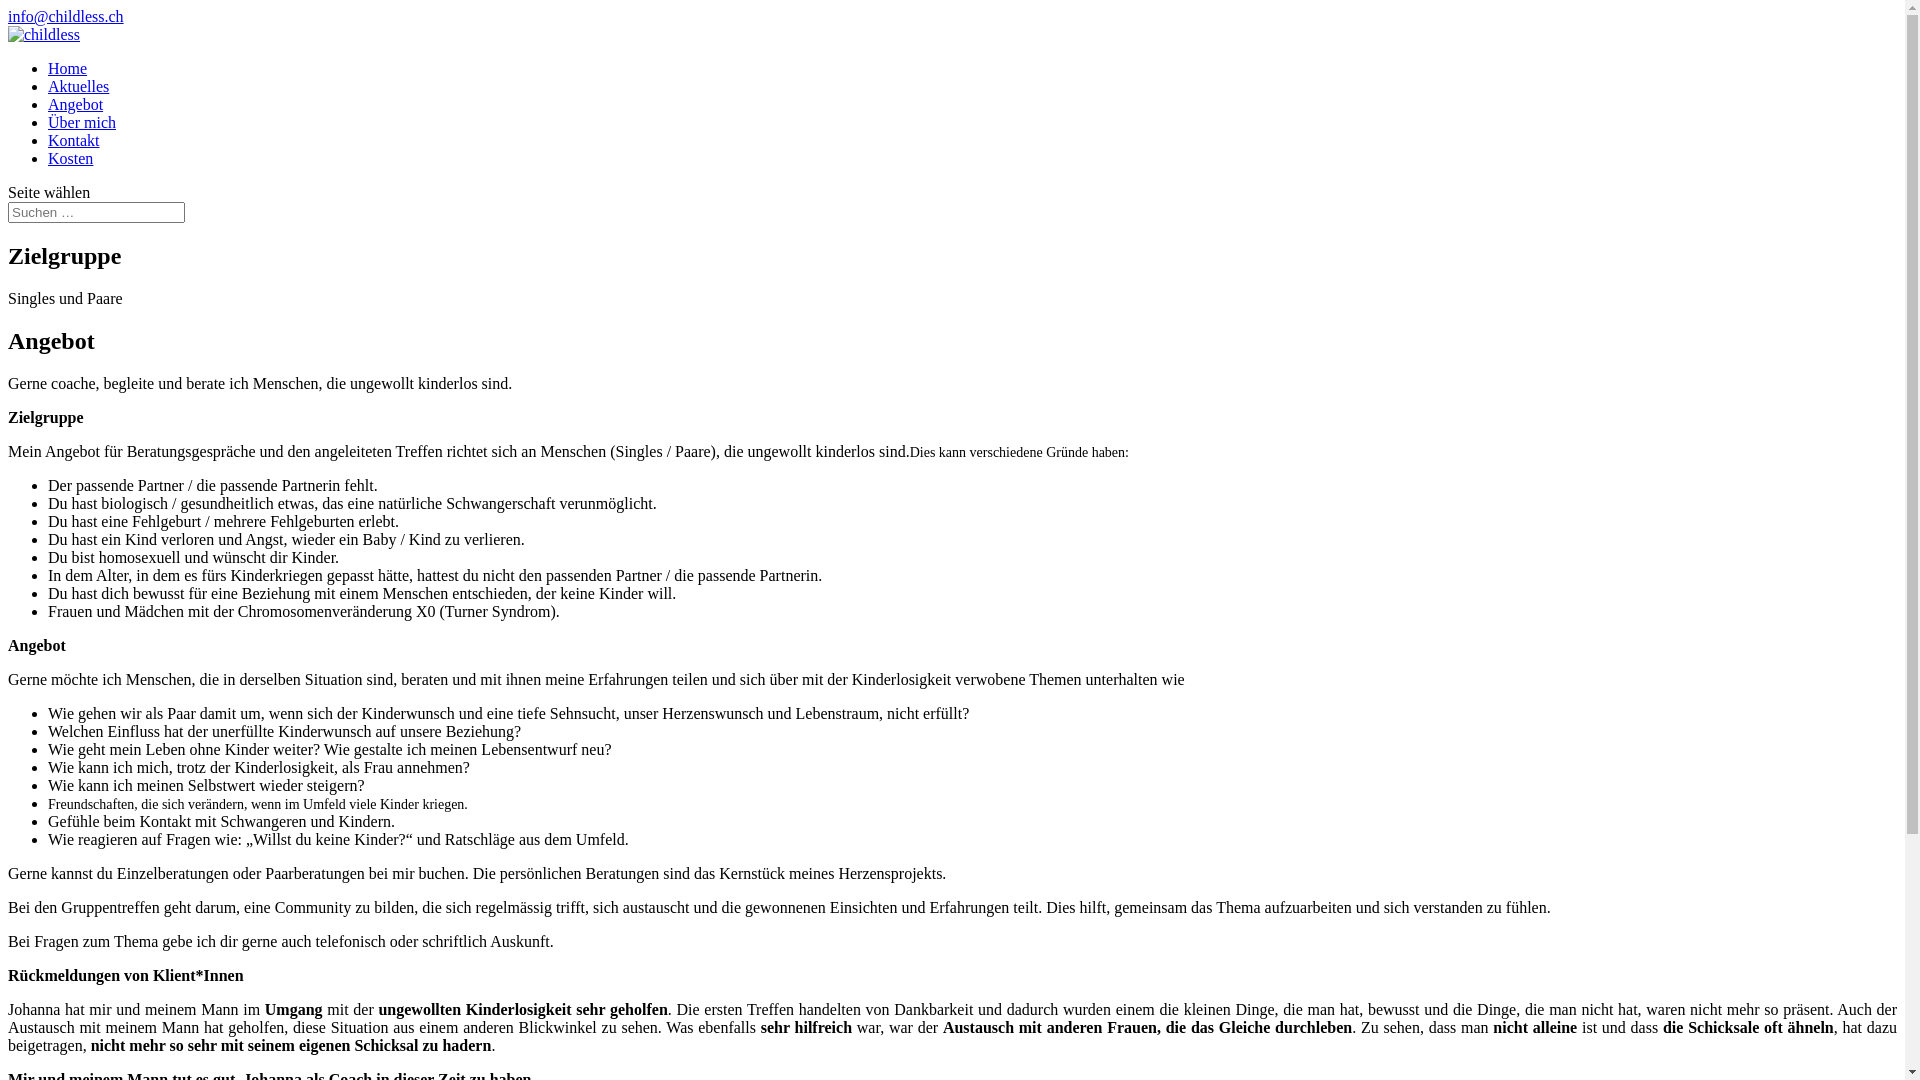 The image size is (1920, 1080). What do you see at coordinates (73, 139) in the screenshot?
I see `'Kontakt'` at bounding box center [73, 139].